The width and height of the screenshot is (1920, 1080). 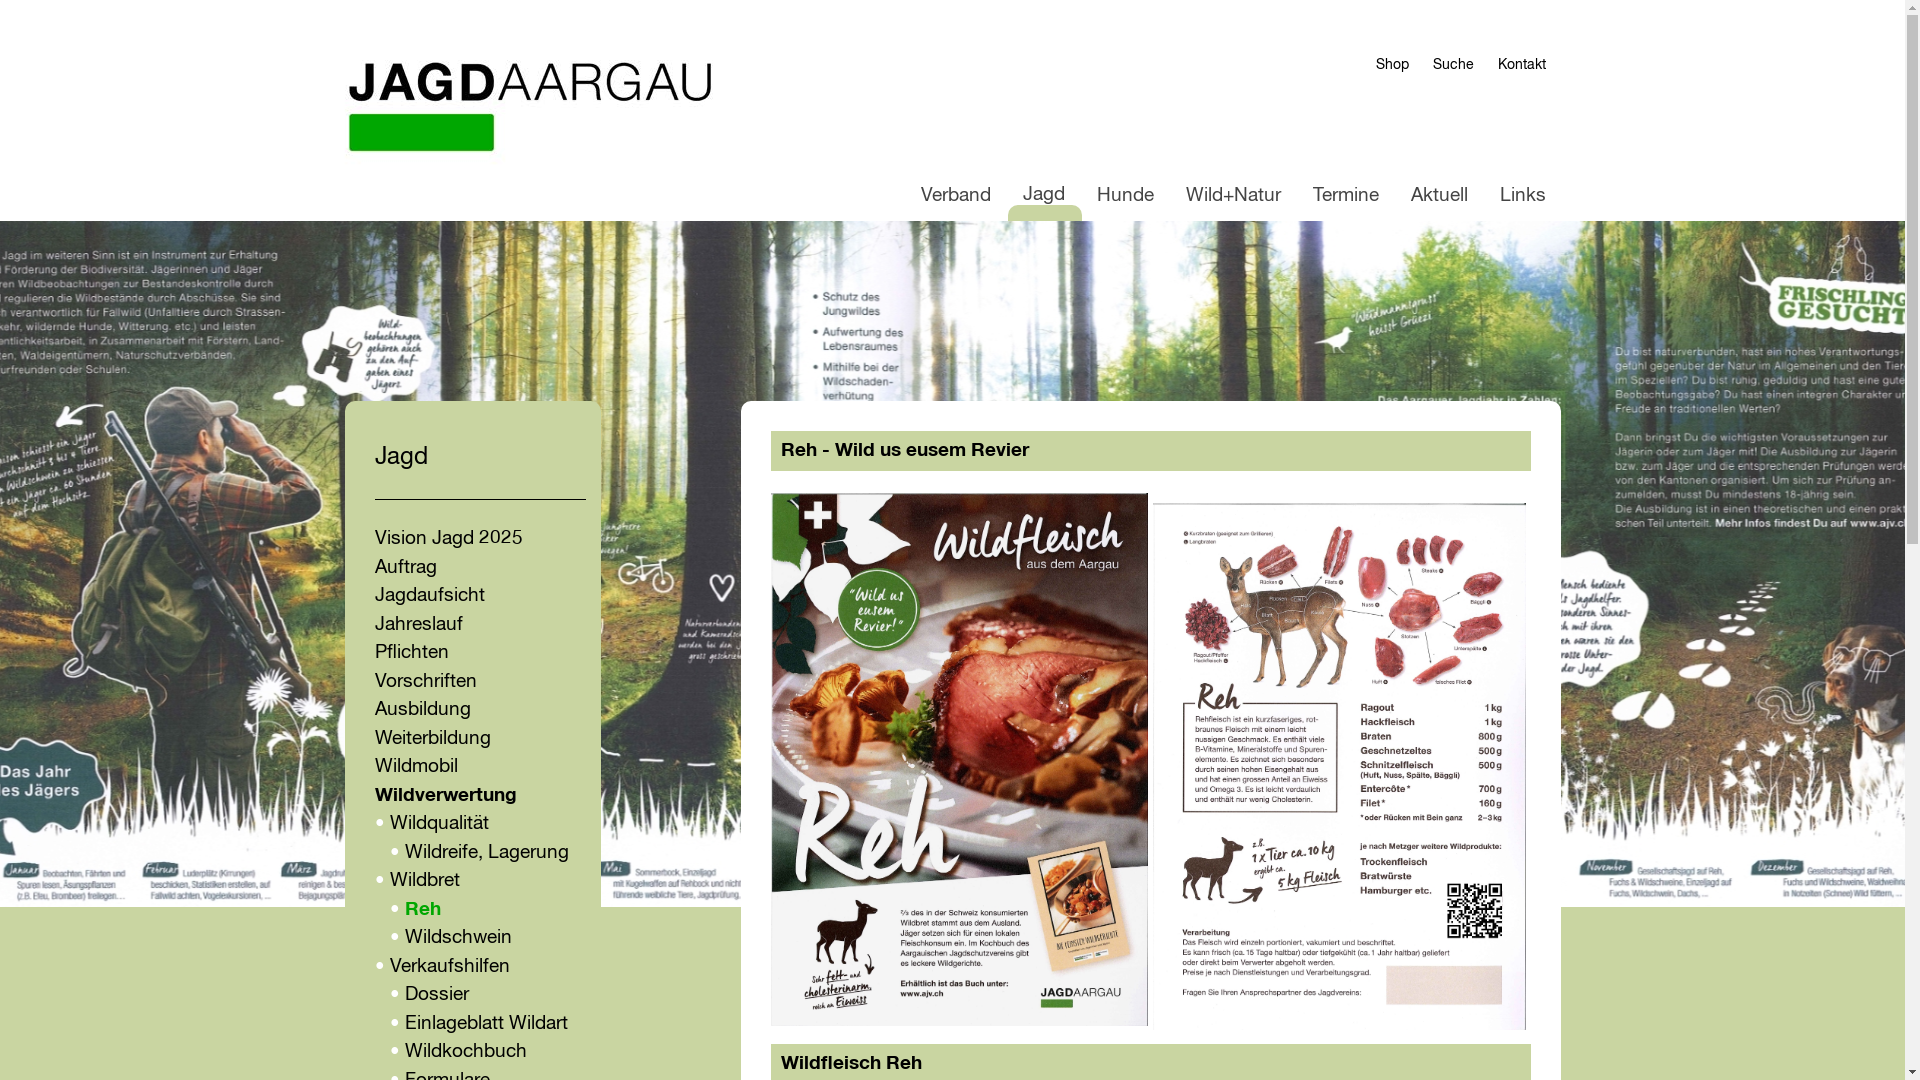 I want to click on 'Wildreife, Lagerung', so click(x=402, y=852).